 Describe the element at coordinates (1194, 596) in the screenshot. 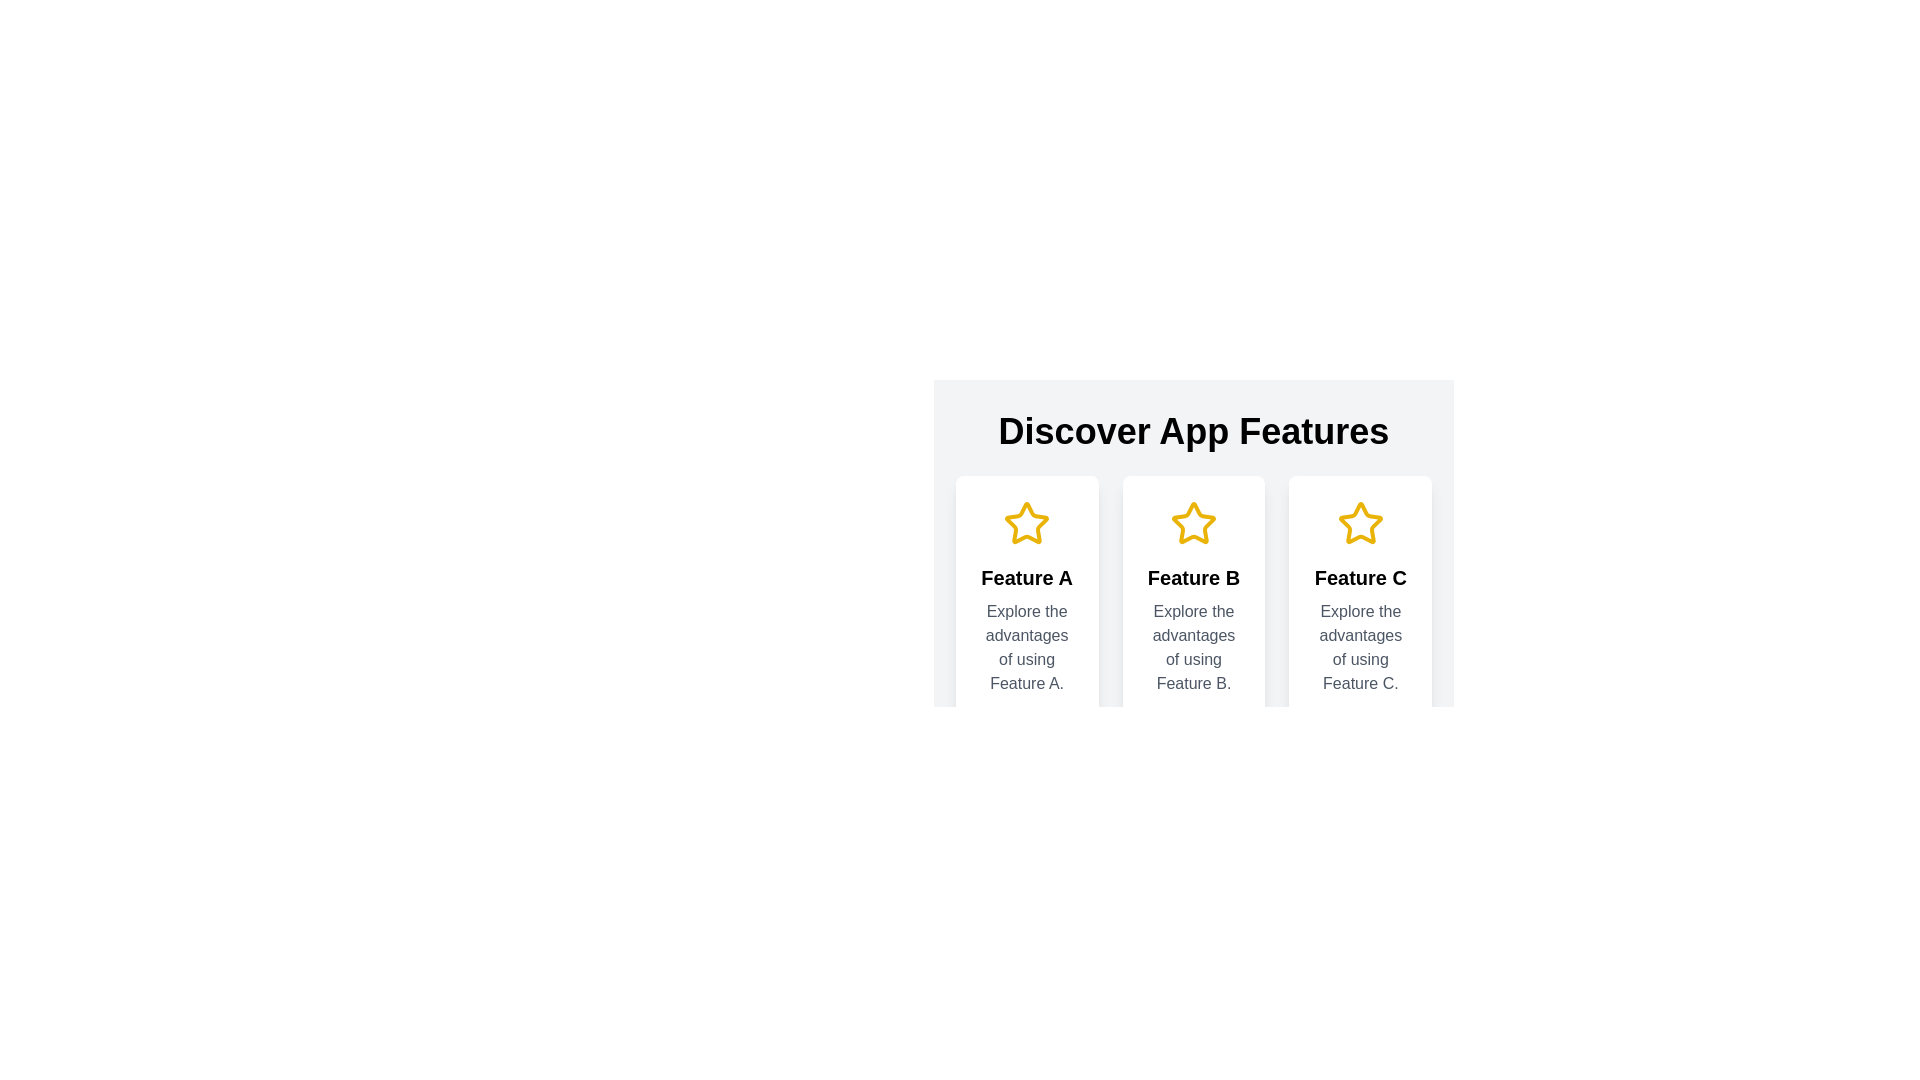

I see `the second feature card in the grid of three feature cards, which contains the heading 'Feature B', an icon of a star above it, and a description below` at that location.